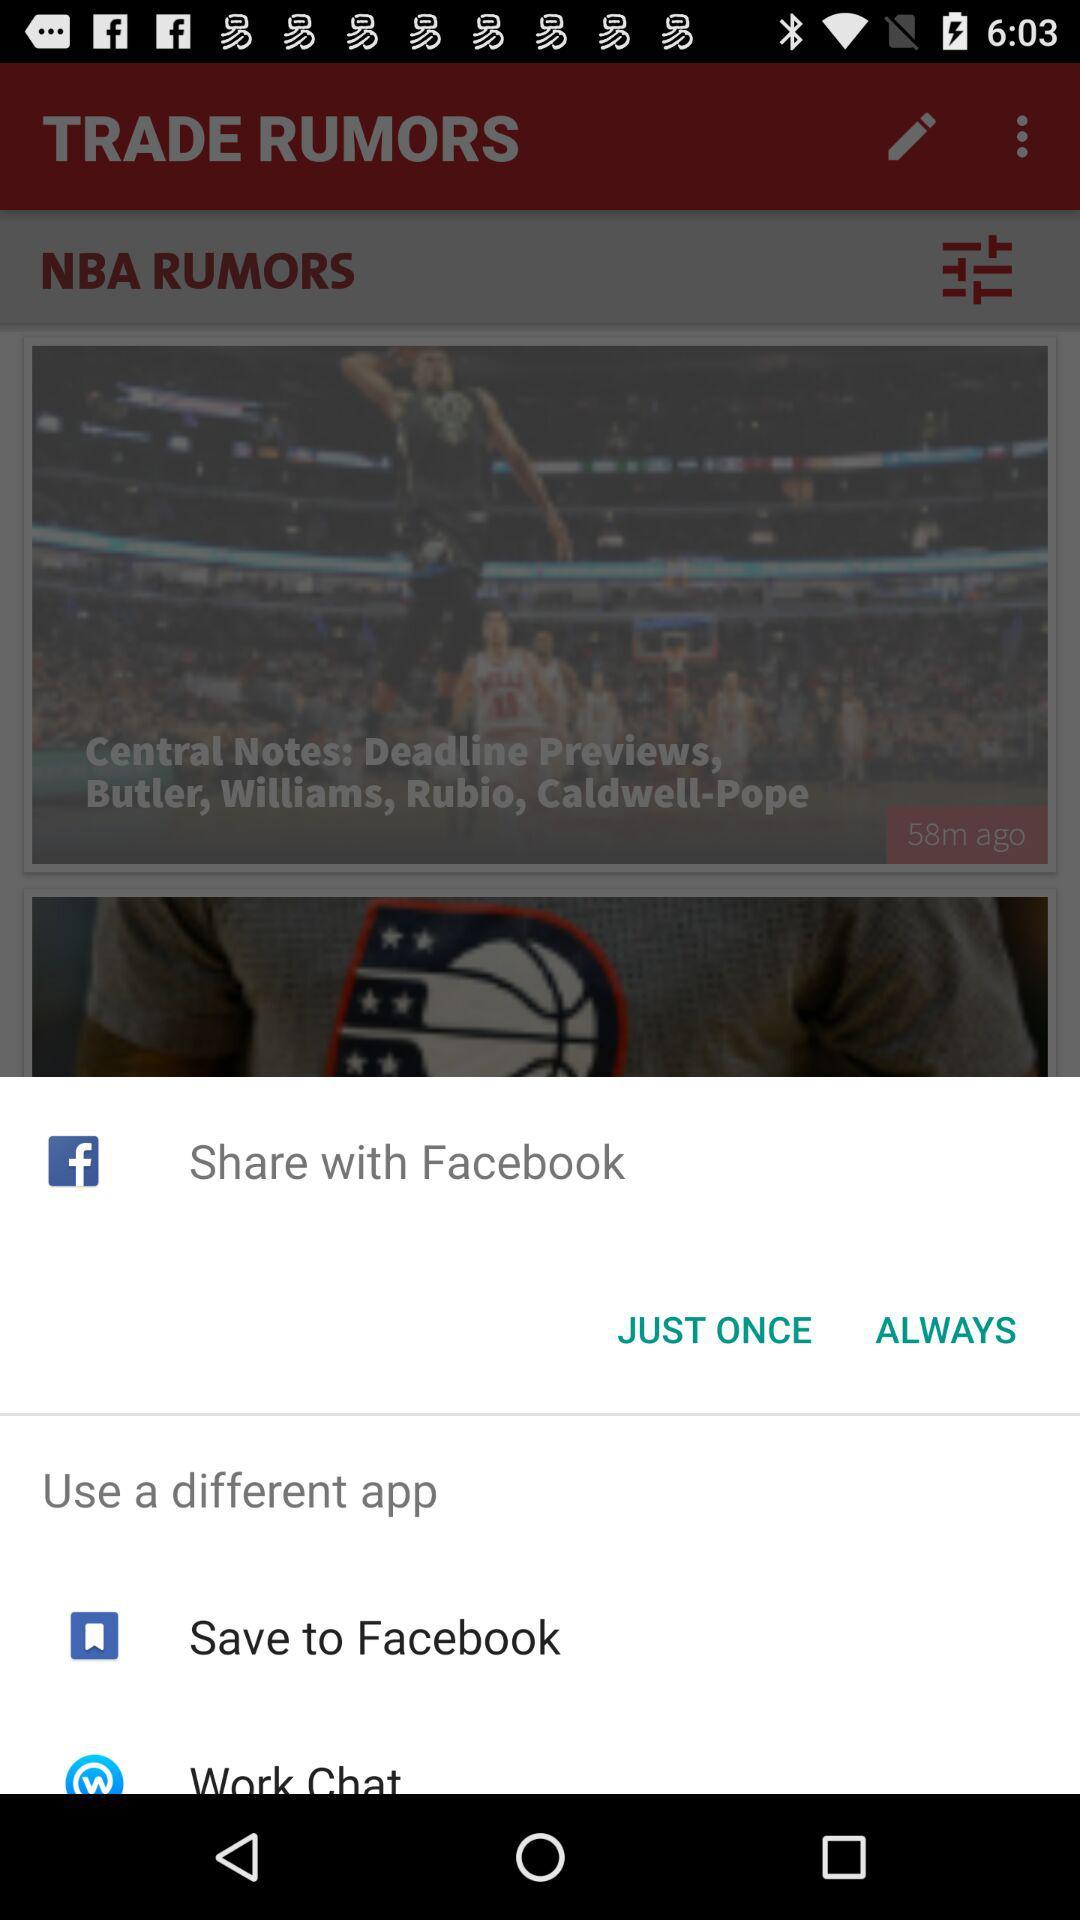 This screenshot has width=1080, height=1920. What do you see at coordinates (713, 1329) in the screenshot?
I see `the just once icon` at bounding box center [713, 1329].